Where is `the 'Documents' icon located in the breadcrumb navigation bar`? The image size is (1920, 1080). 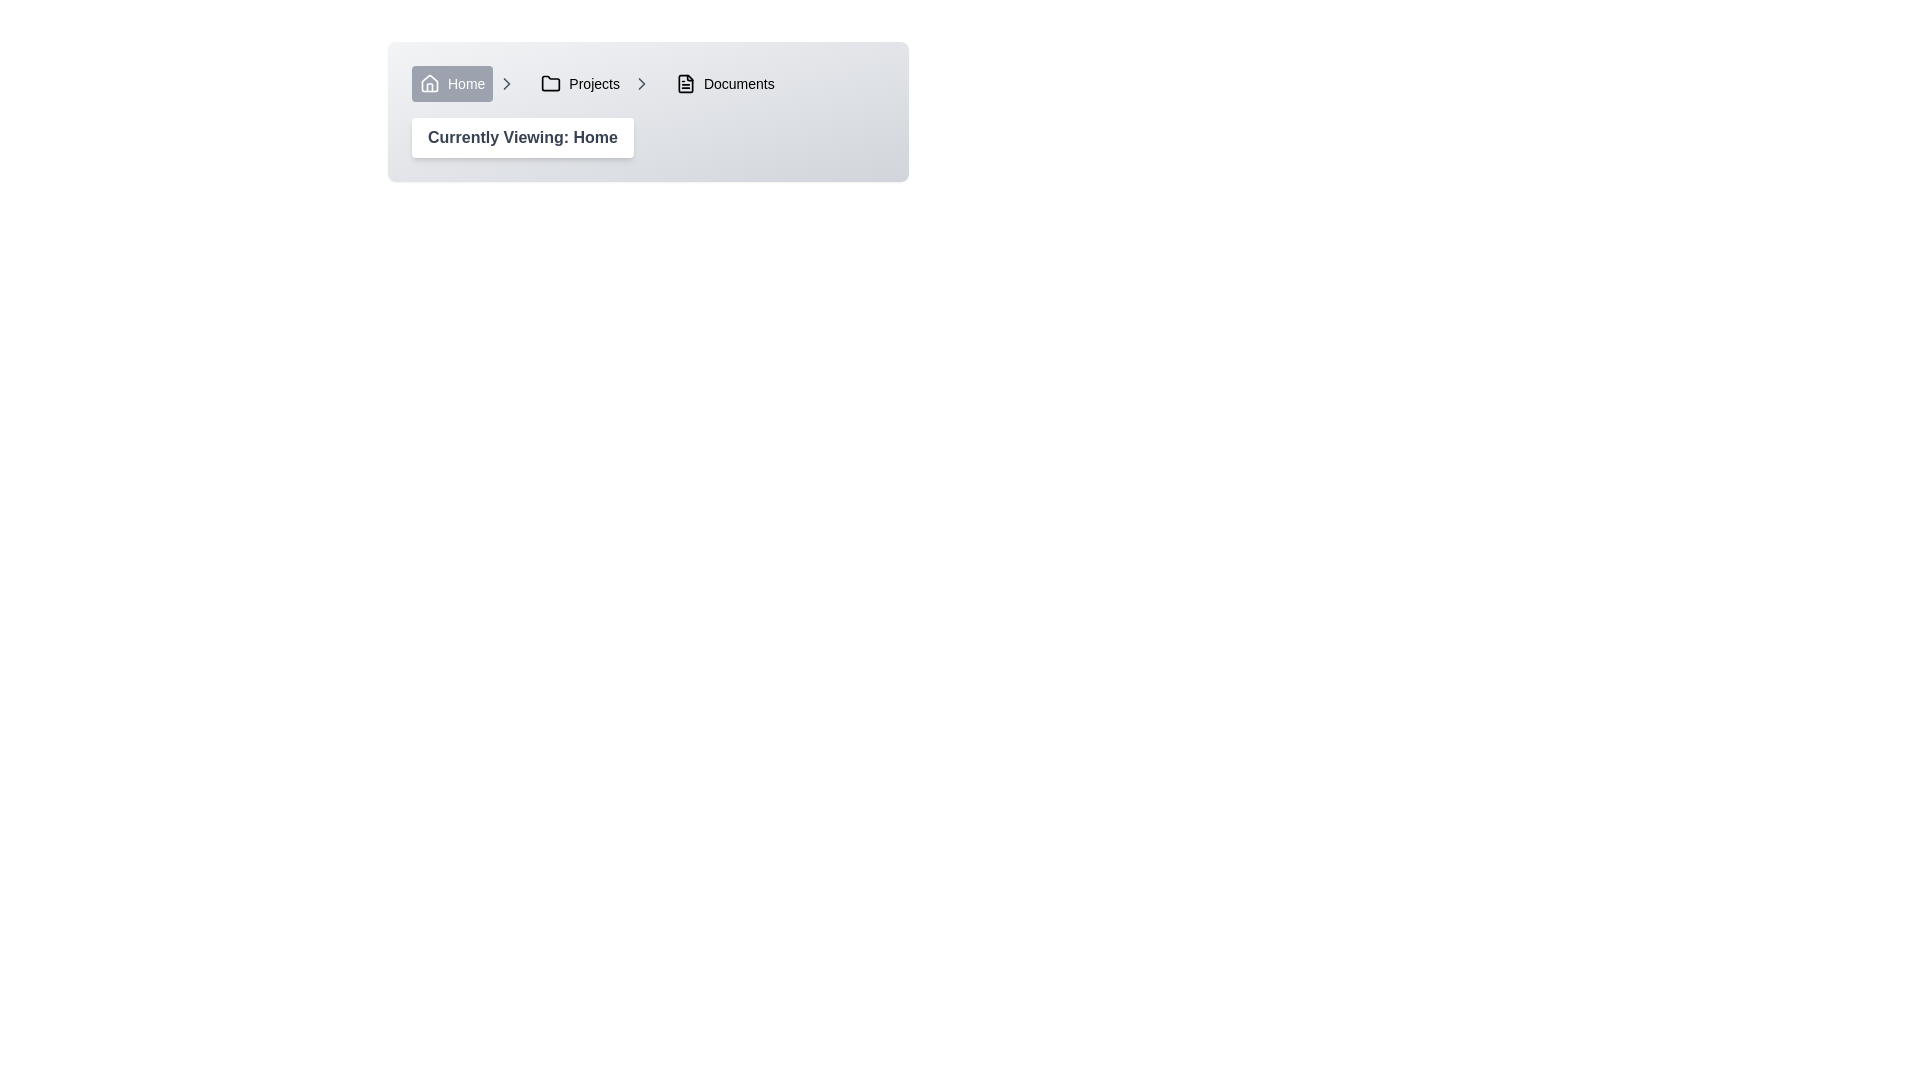 the 'Documents' icon located in the breadcrumb navigation bar is located at coordinates (686, 83).